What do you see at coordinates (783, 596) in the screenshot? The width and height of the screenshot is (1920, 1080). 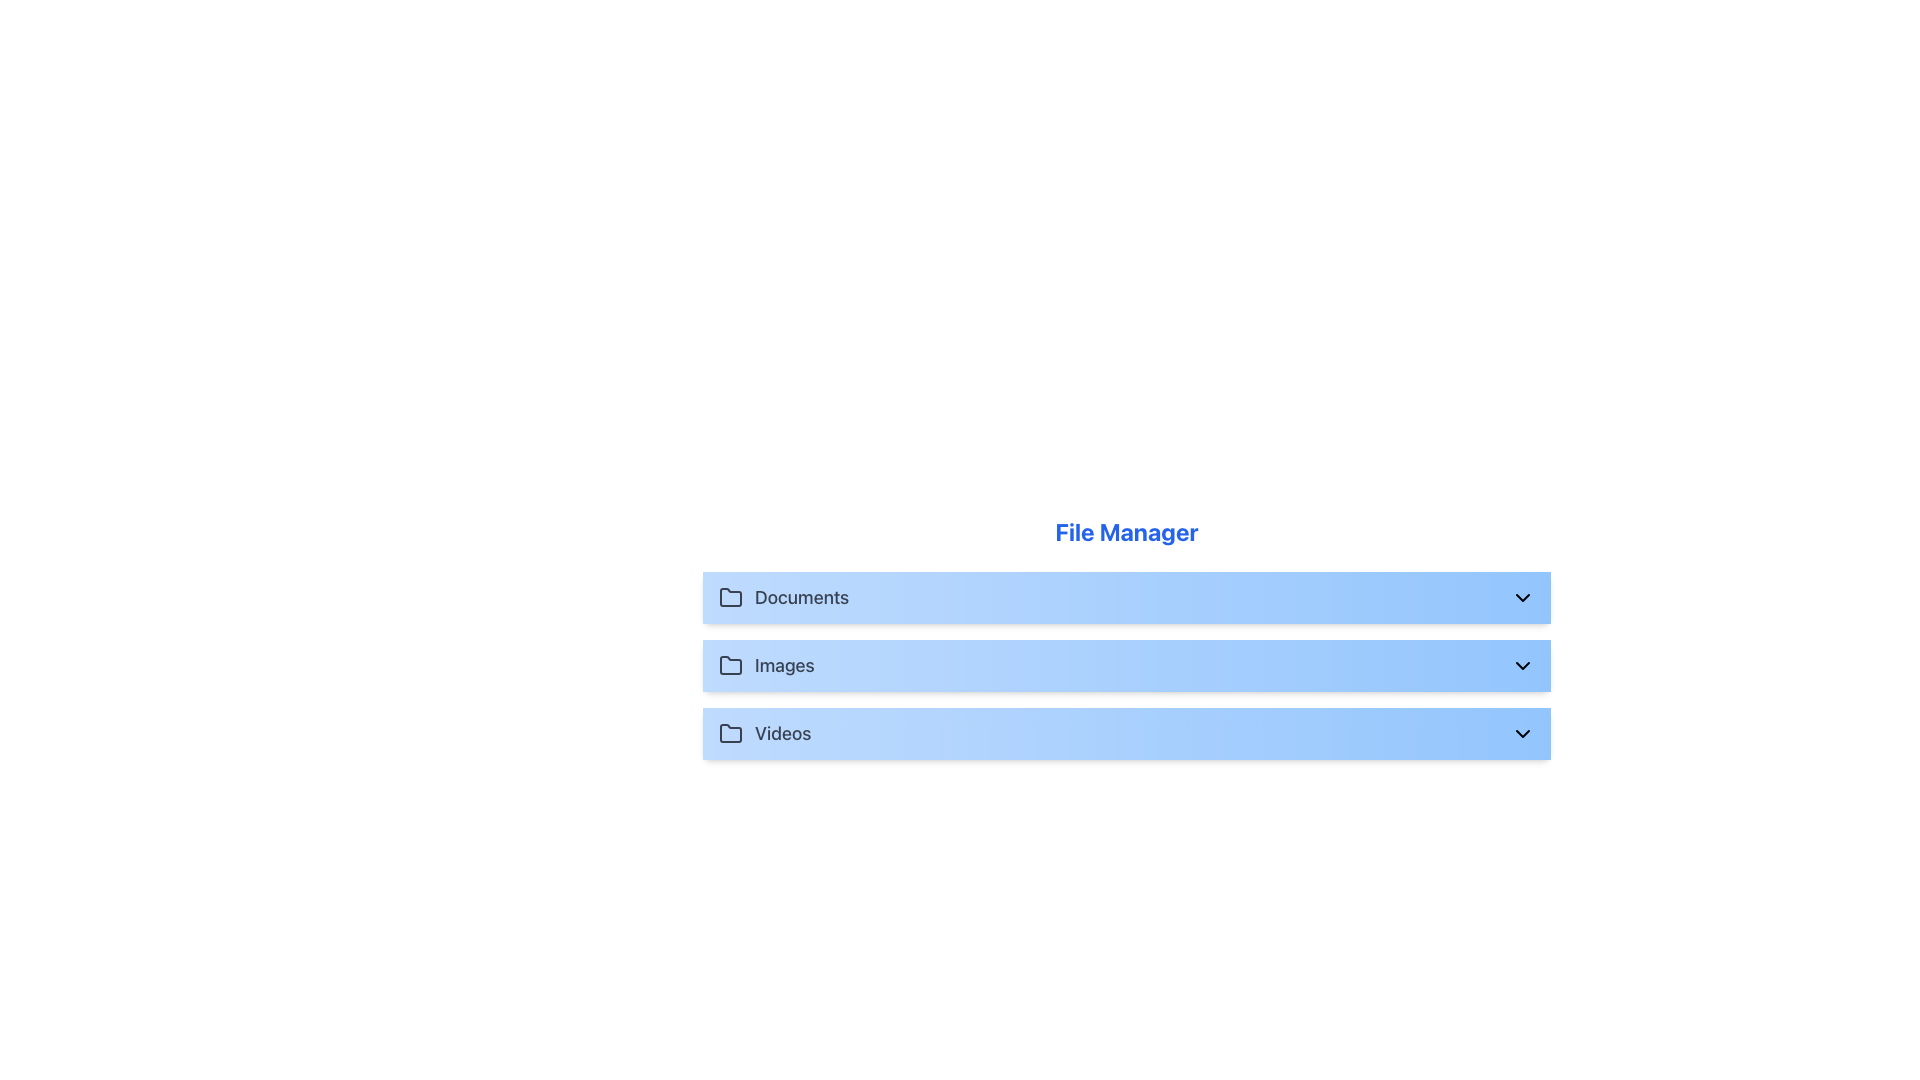 I see `the first item in the vertical list of navigation buttons representing the 'Documents' section for accessibility actions` at bounding box center [783, 596].